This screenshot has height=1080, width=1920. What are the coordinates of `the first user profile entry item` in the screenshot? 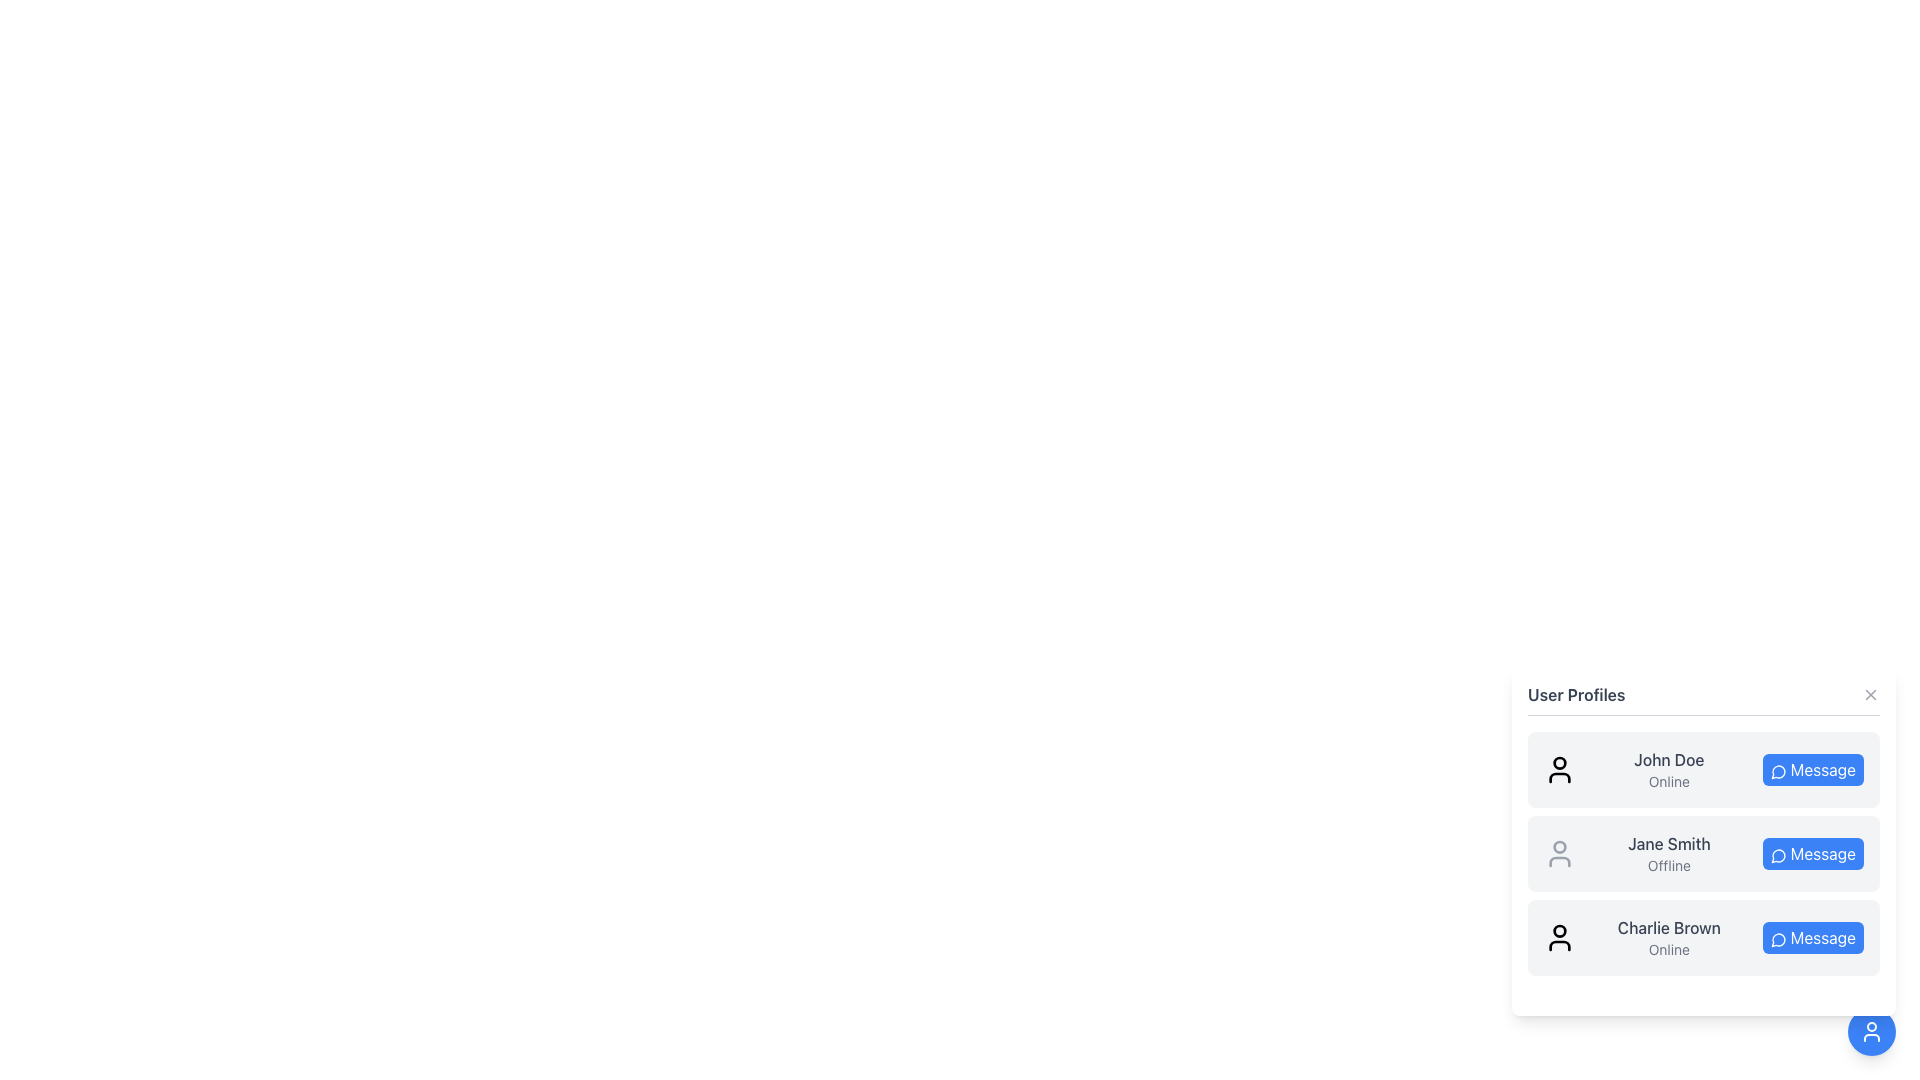 It's located at (1703, 769).